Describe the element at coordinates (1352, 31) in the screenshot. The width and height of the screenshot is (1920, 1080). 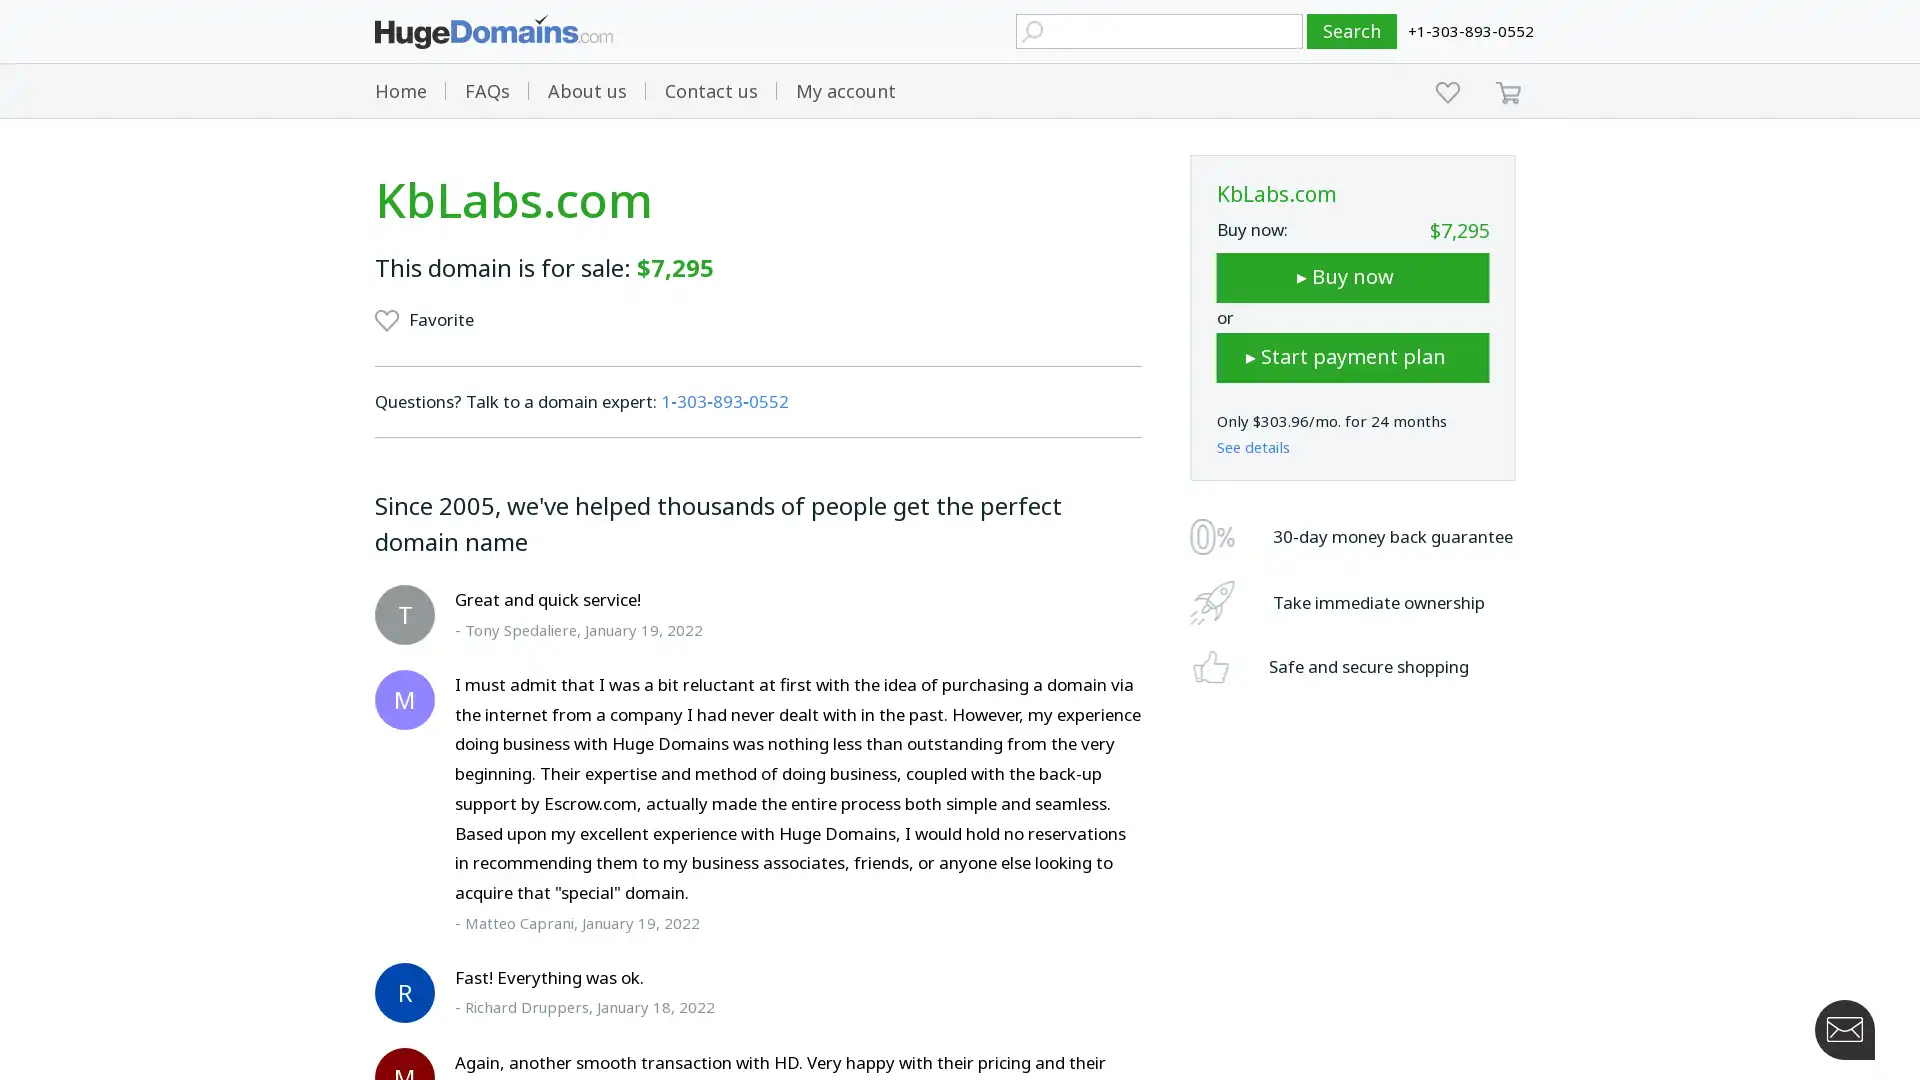
I see `Search` at that location.